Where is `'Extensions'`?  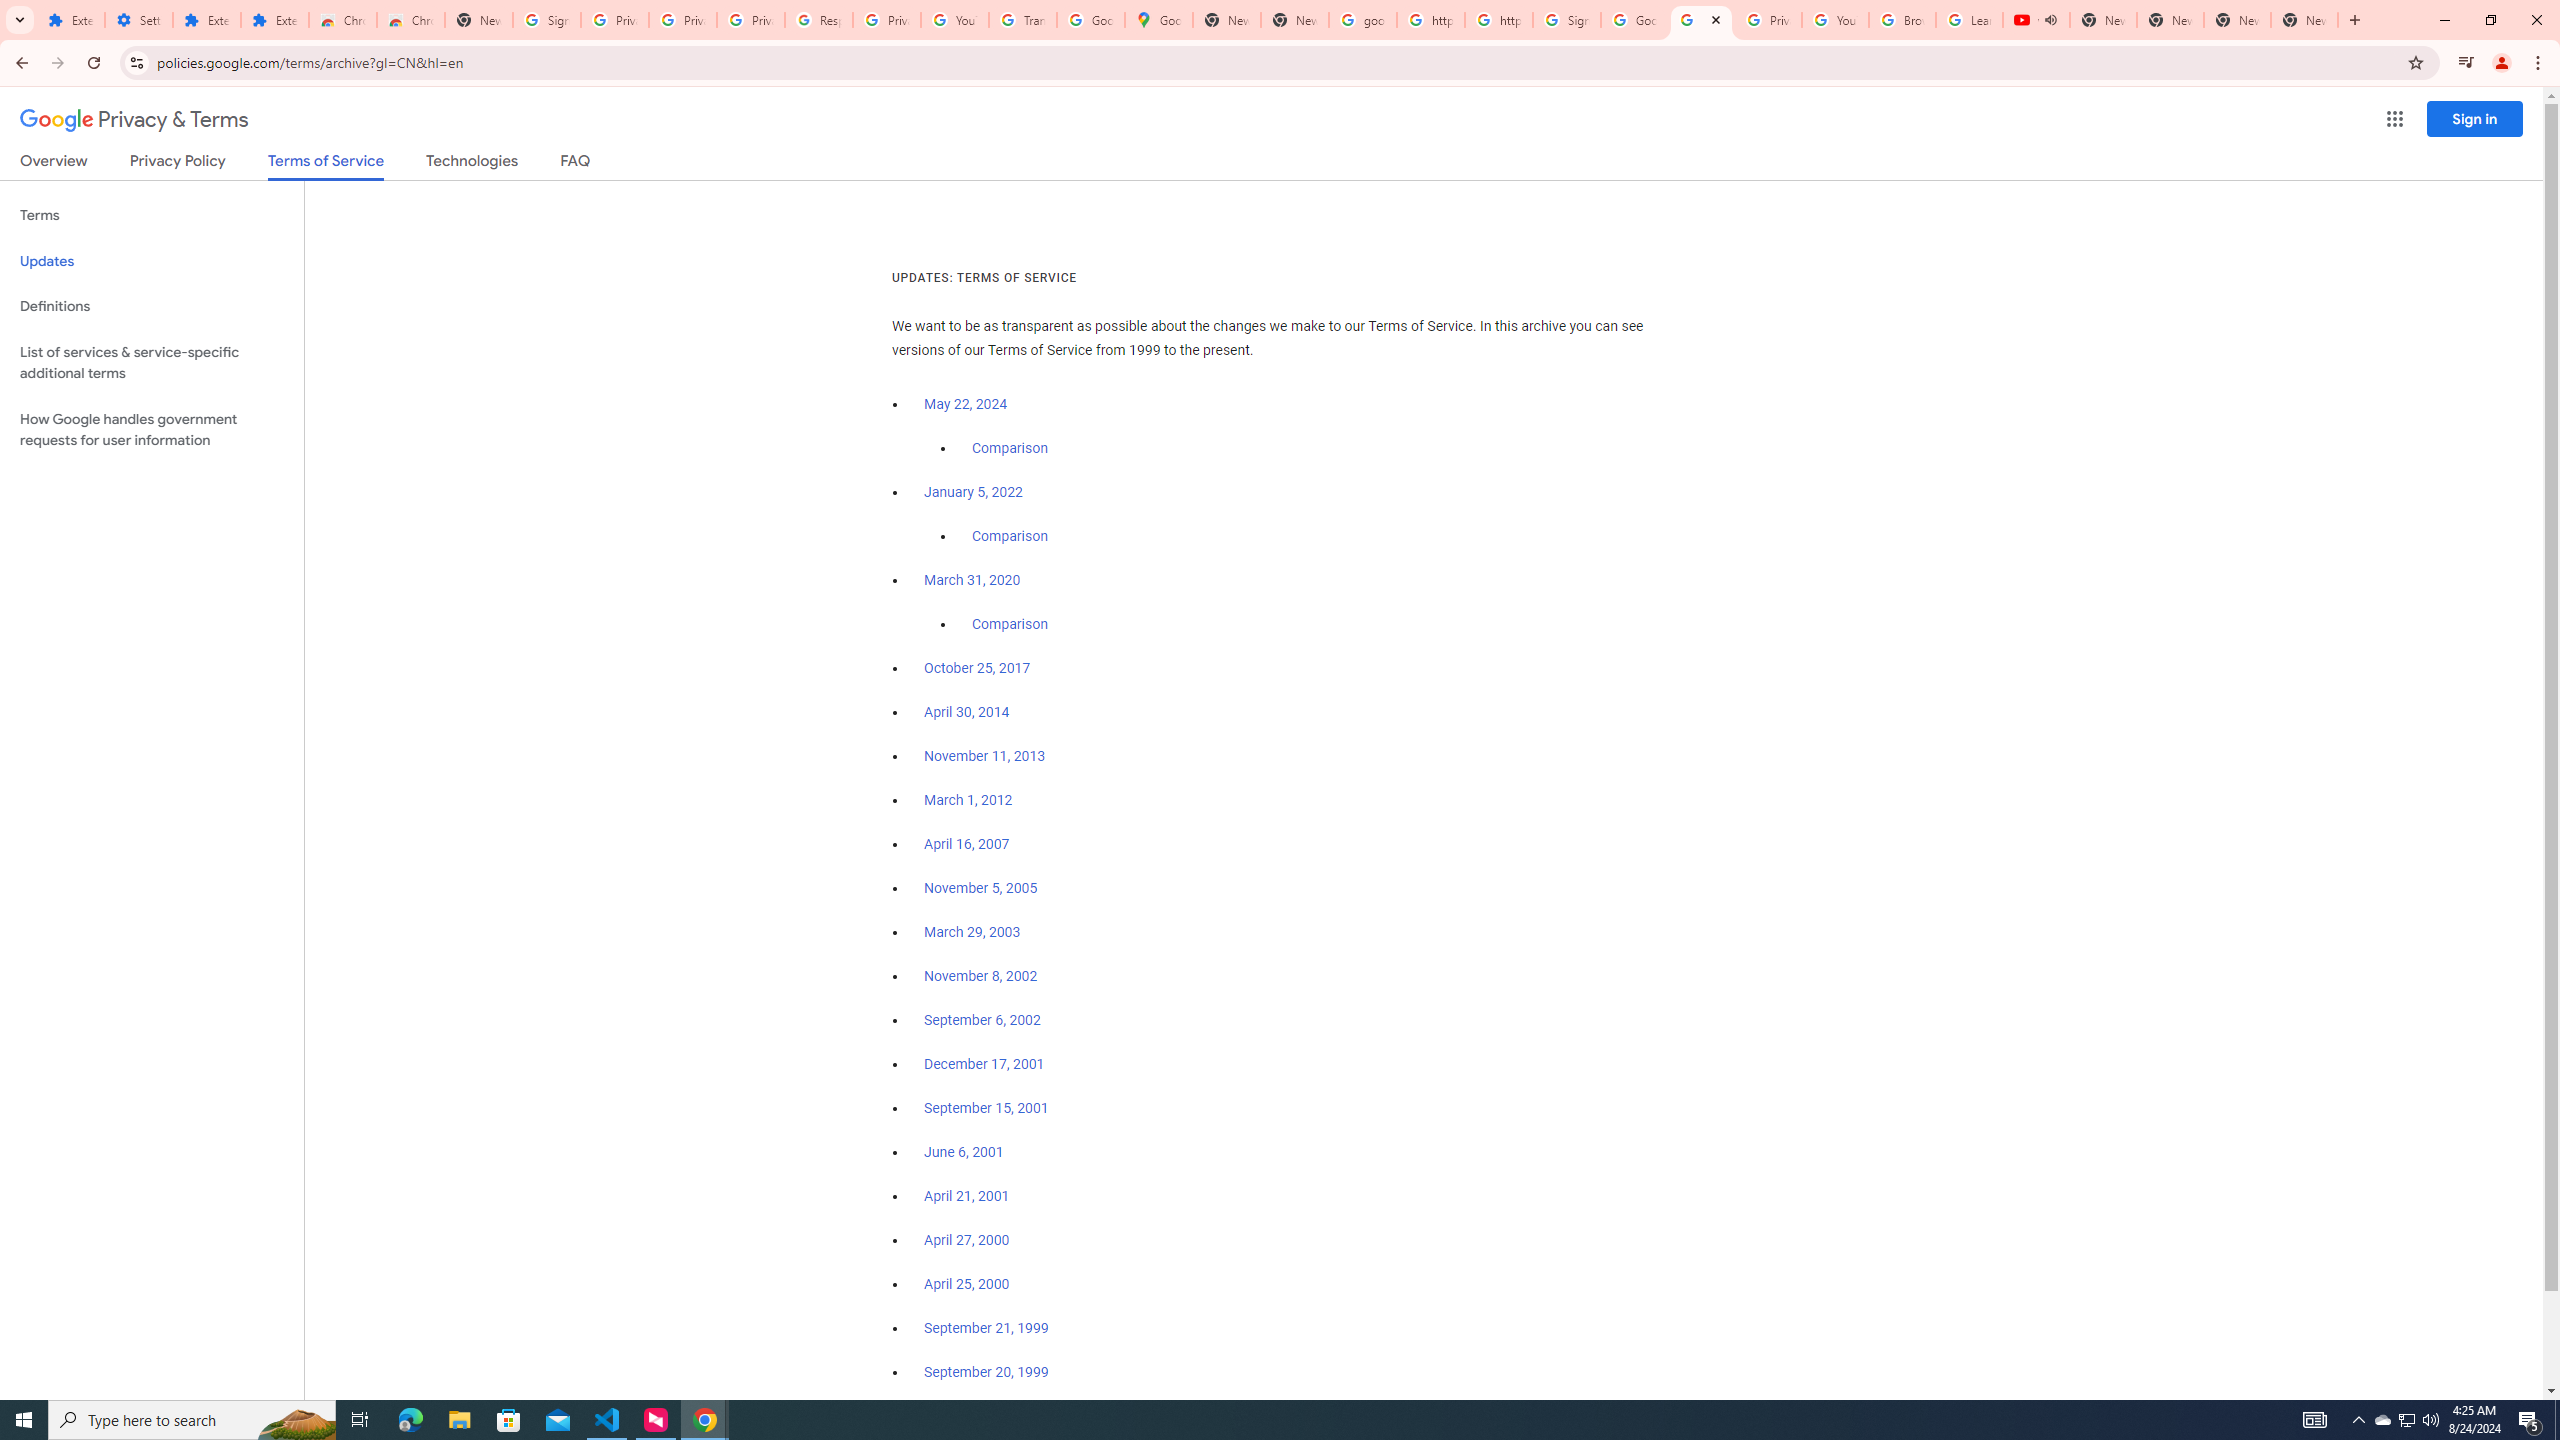
'Extensions' is located at coordinates (207, 19).